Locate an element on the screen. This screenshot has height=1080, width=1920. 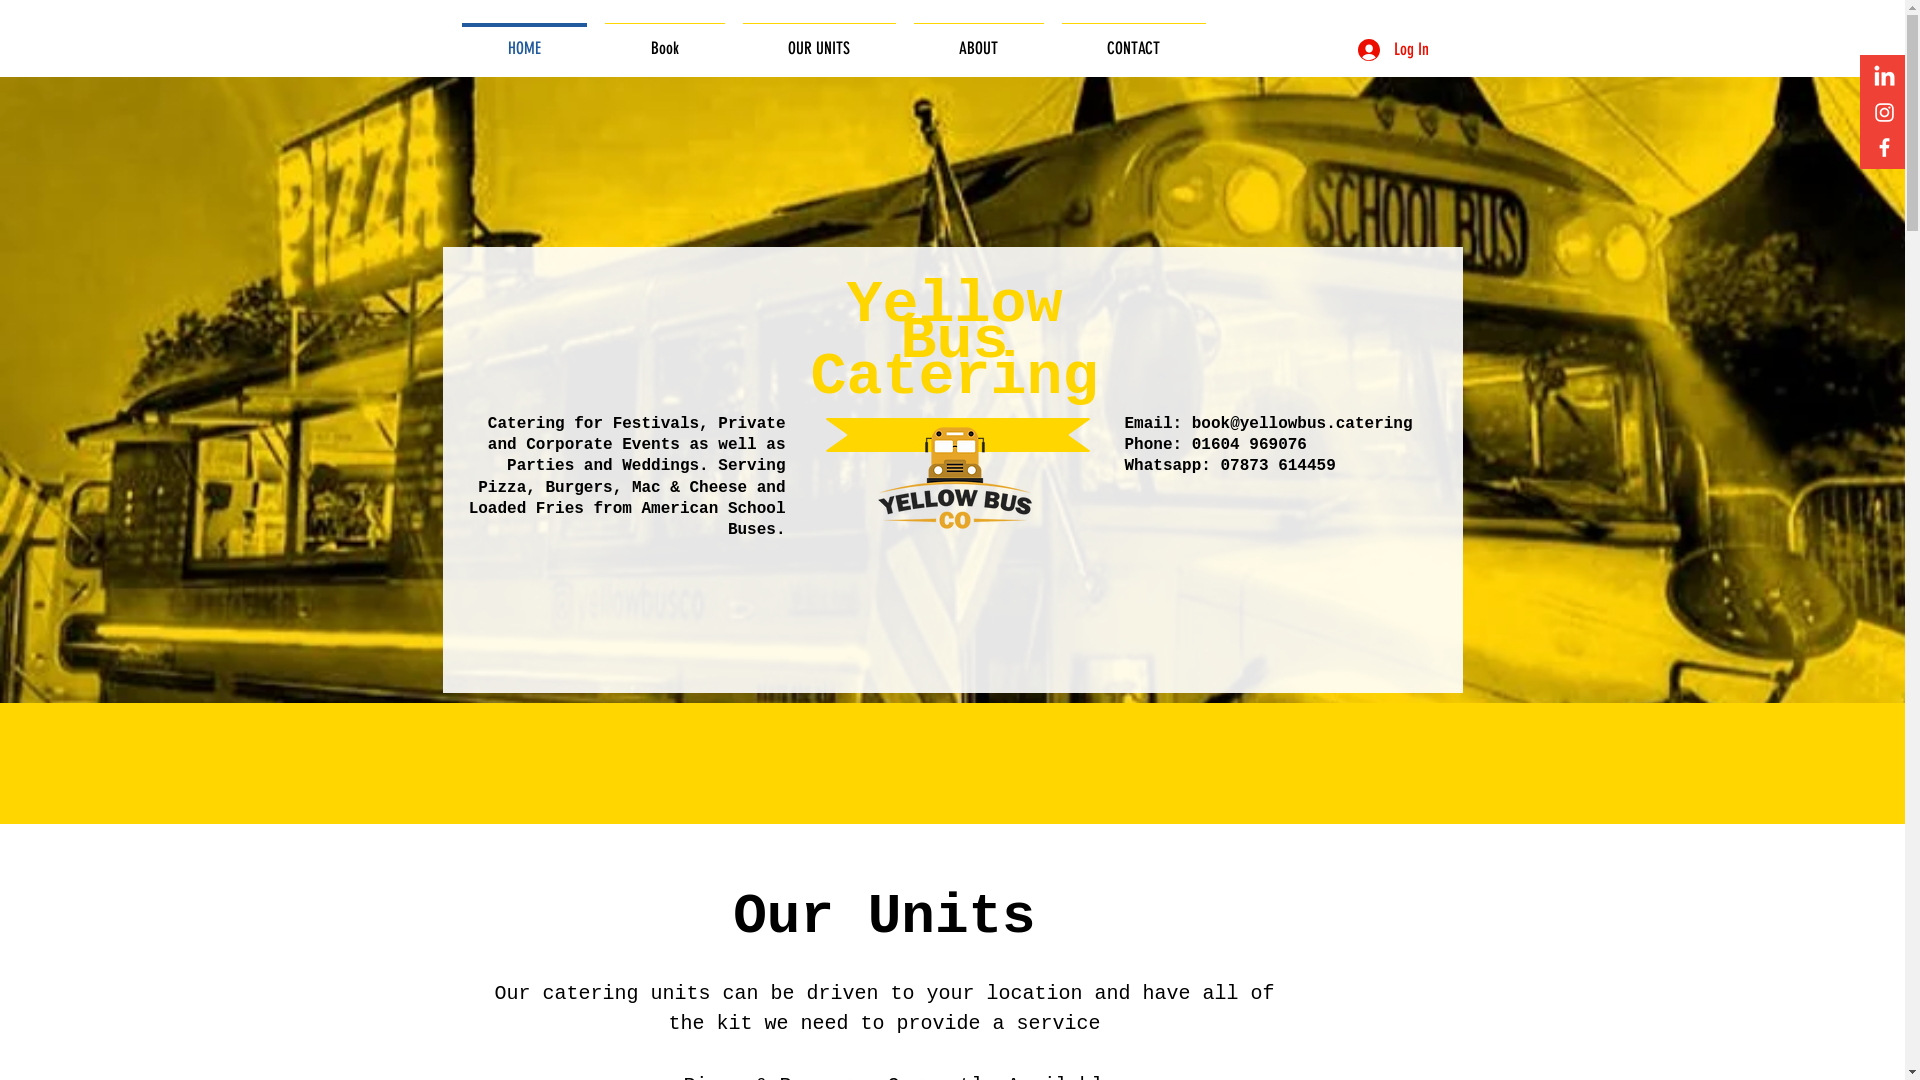
'Log In' is located at coordinates (1344, 49).